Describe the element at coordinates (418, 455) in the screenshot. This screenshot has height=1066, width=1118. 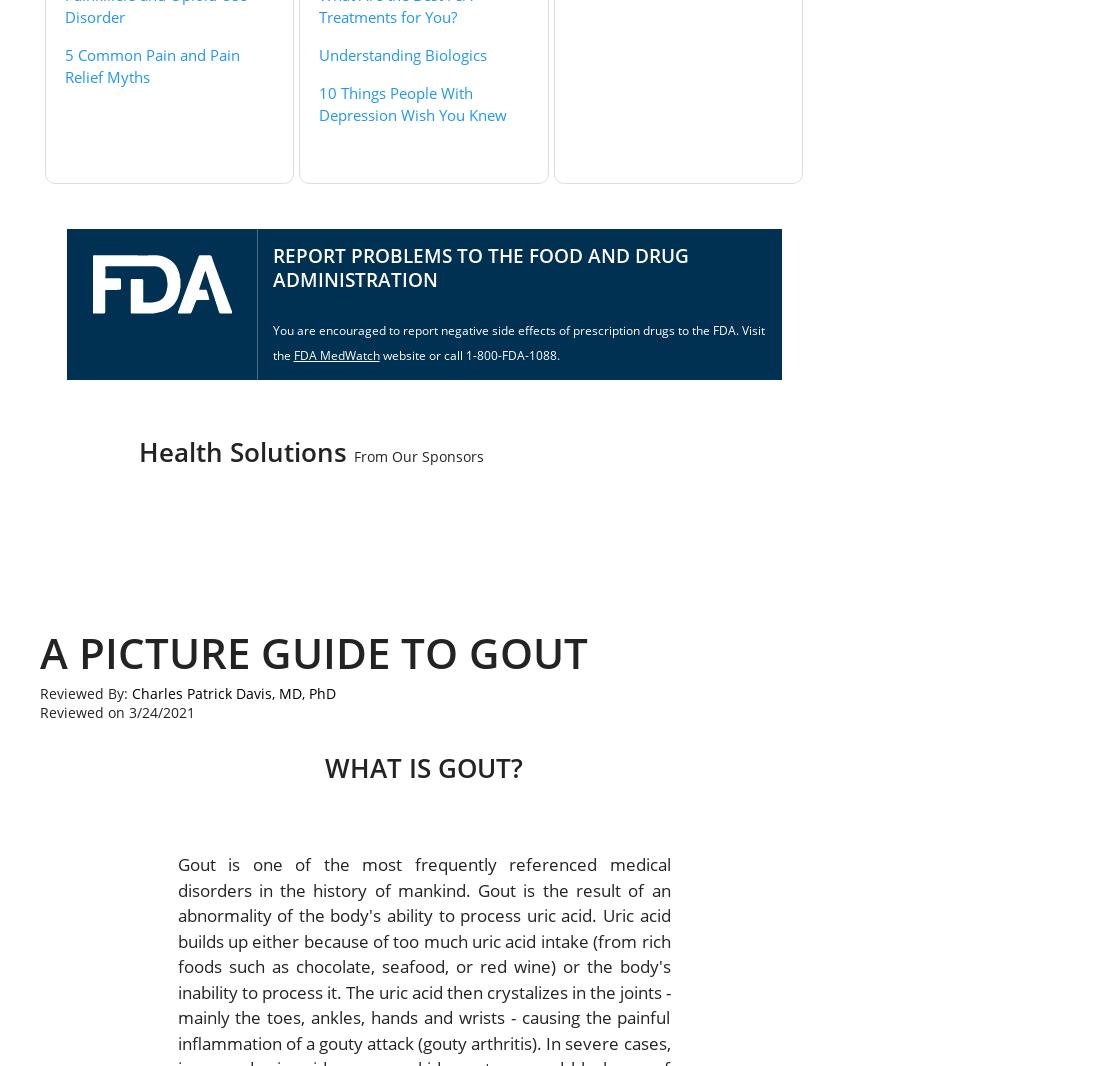
I see `'From Our Sponsors'` at that location.